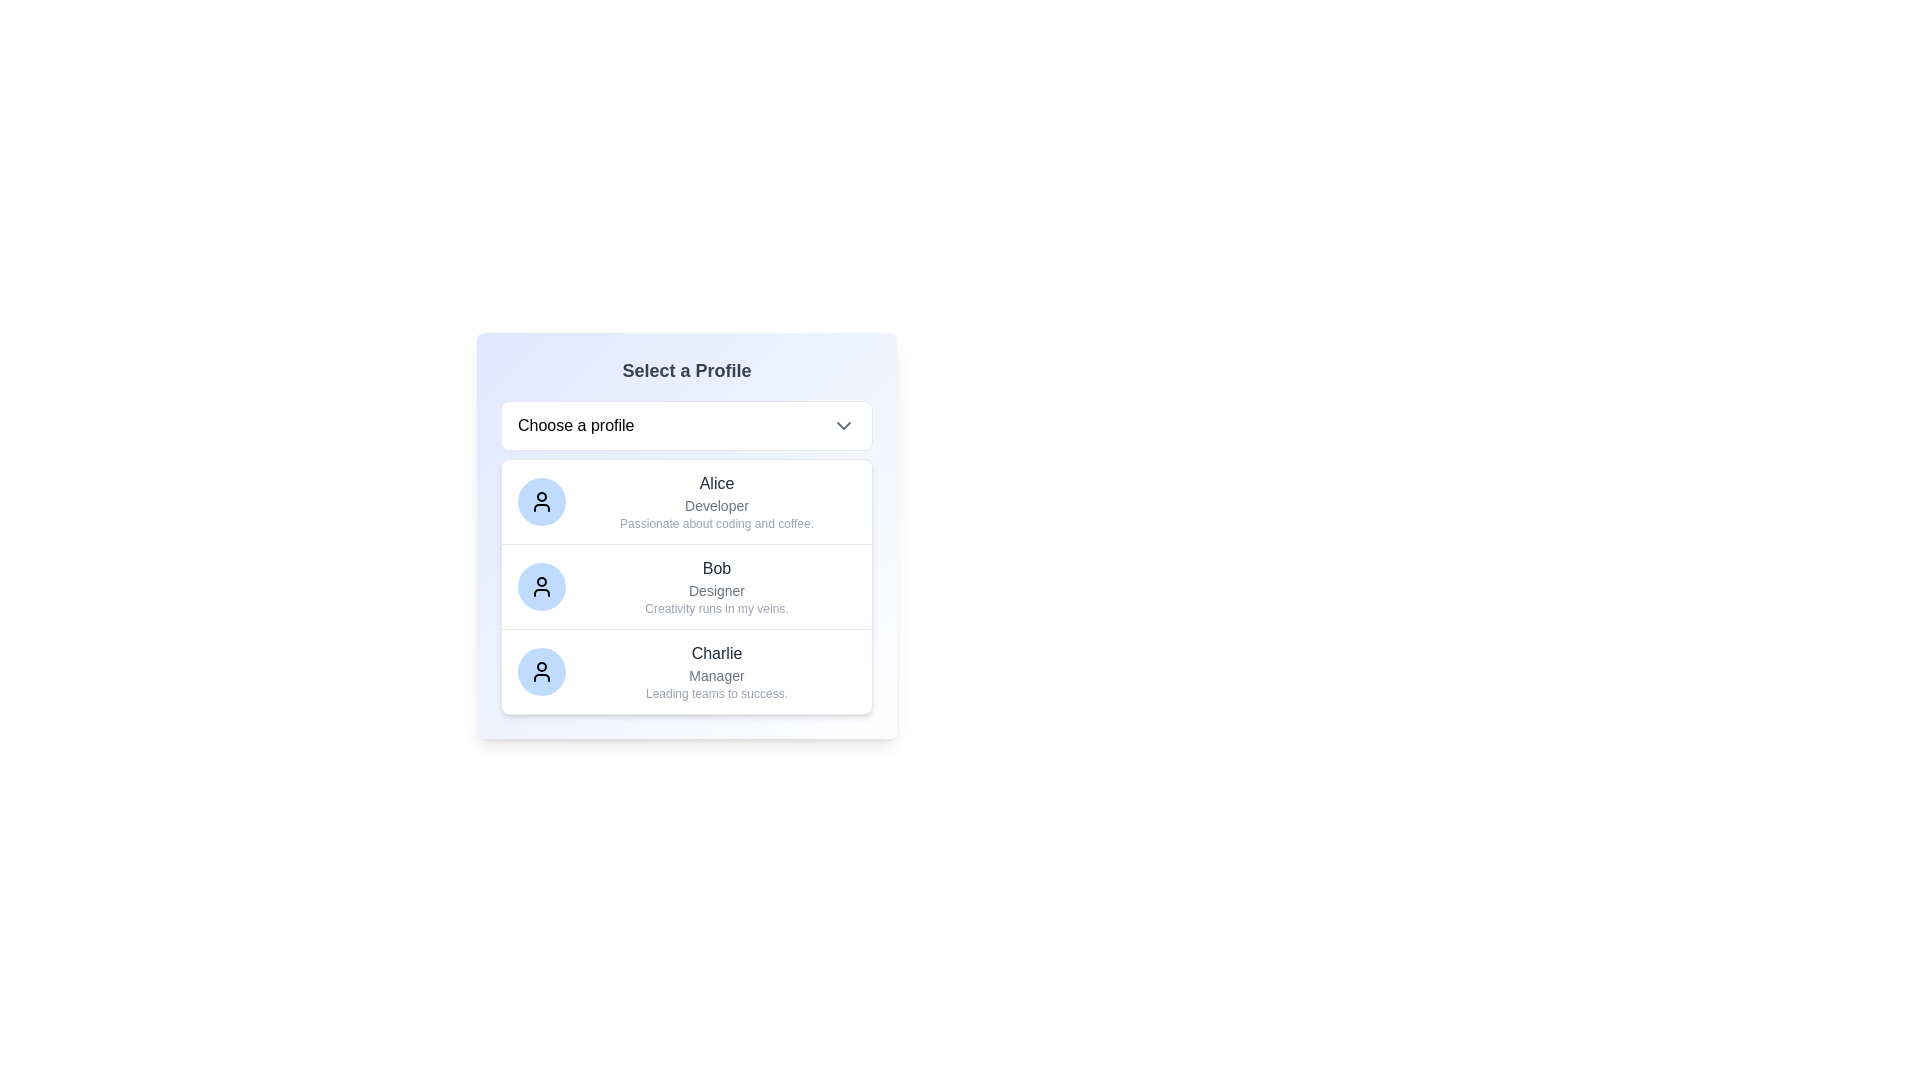 The width and height of the screenshot is (1920, 1080). Describe the element at coordinates (844, 424) in the screenshot. I see `the chevron icon located at the extreme right of the 'Choose a profile' text` at that location.